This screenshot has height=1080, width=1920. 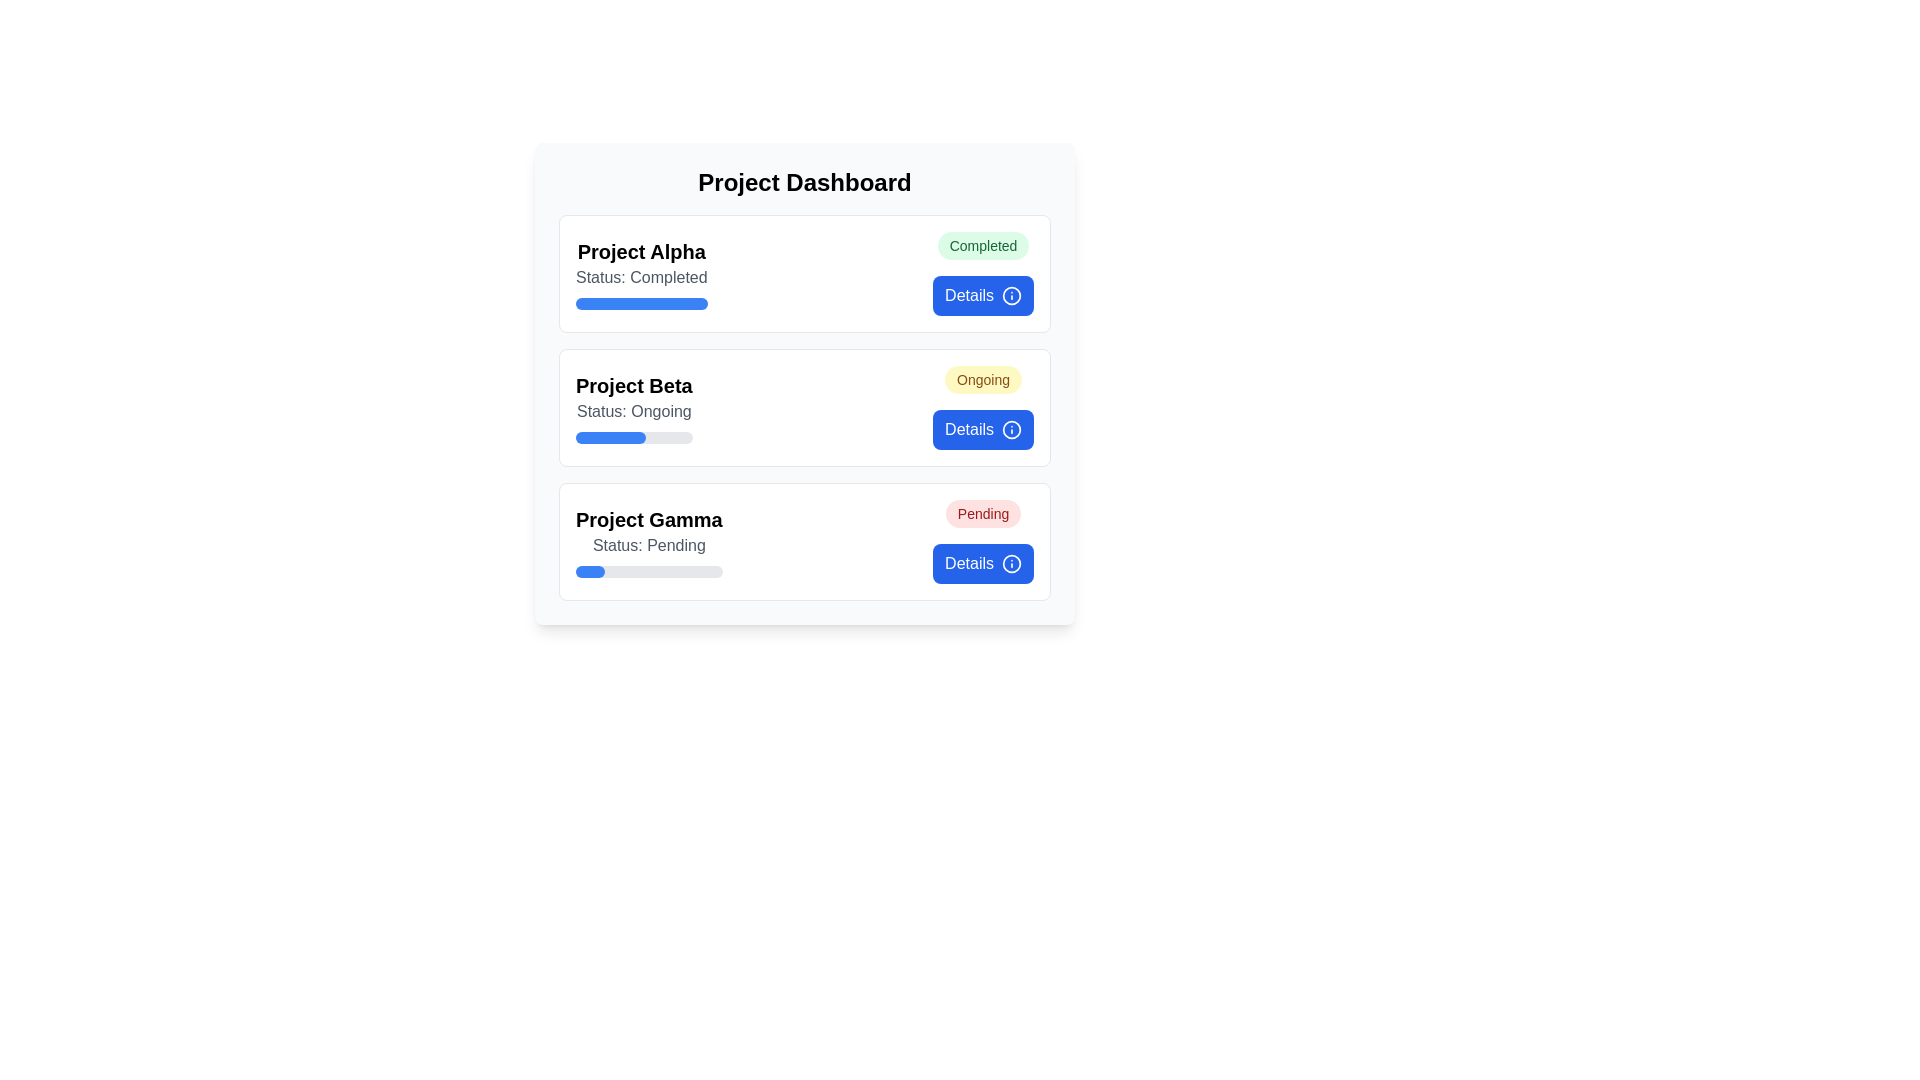 I want to click on the text label 'Project Beta' which is styled as a heading in bold and larger font, located in the center-left area of the second project card, so click(x=632, y=385).